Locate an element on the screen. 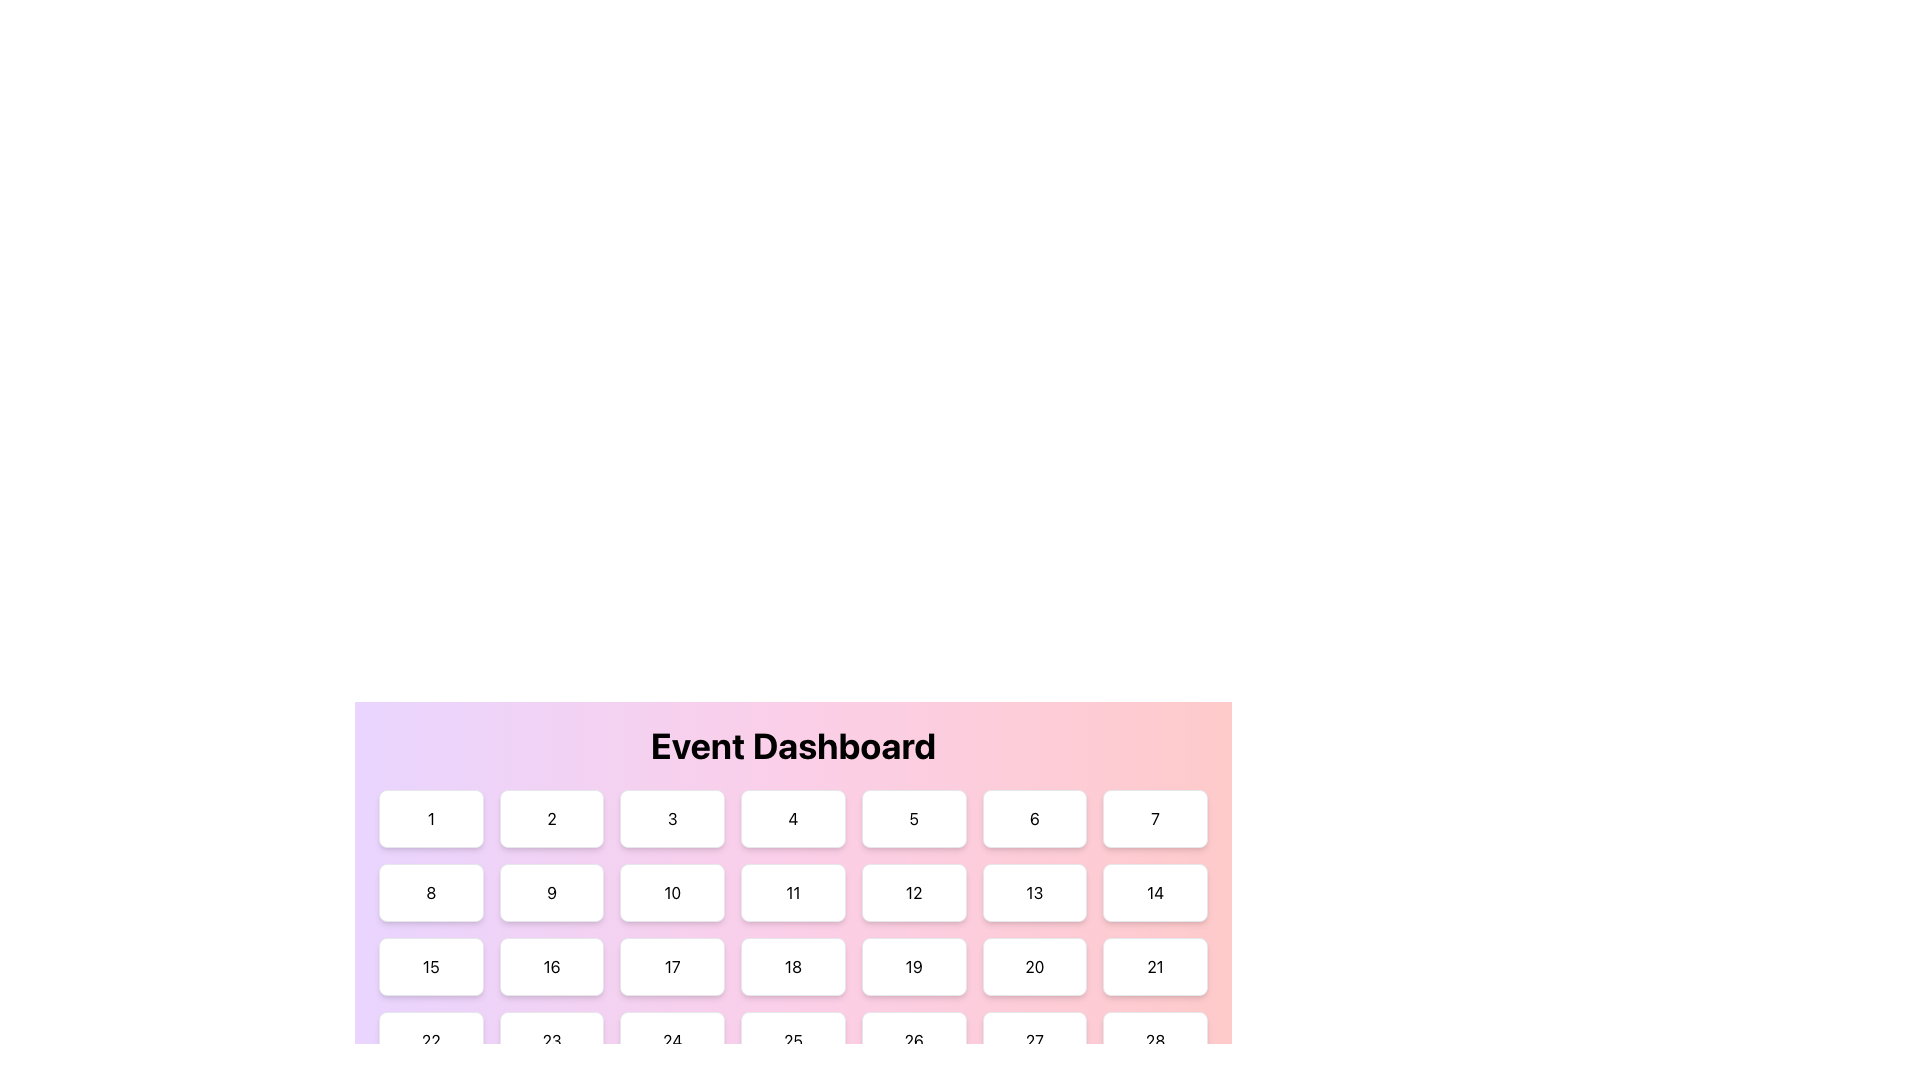 This screenshot has height=1080, width=1920. the button displaying the number '28' in bold black font, located in the last column of the fourth row of a grid layout is located at coordinates (1155, 1040).